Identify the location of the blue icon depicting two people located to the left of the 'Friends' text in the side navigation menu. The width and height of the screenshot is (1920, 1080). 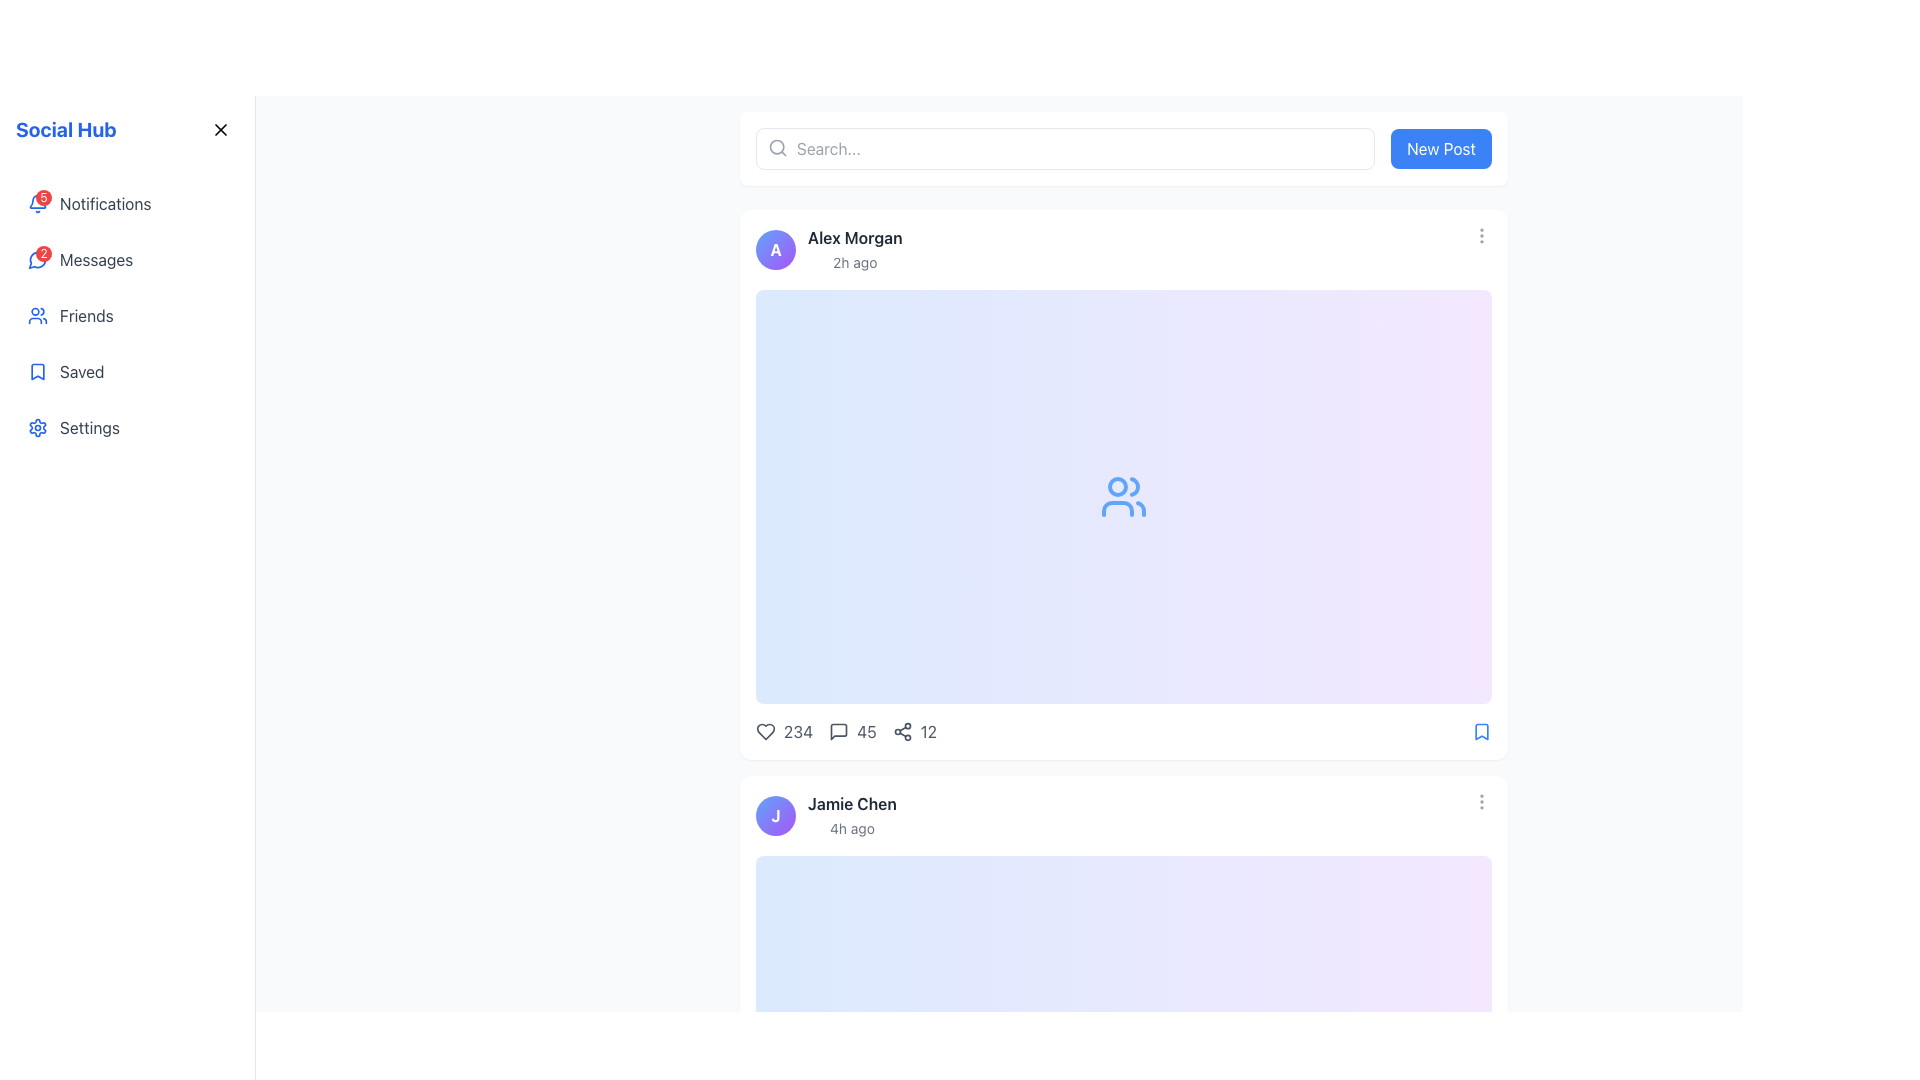
(38, 315).